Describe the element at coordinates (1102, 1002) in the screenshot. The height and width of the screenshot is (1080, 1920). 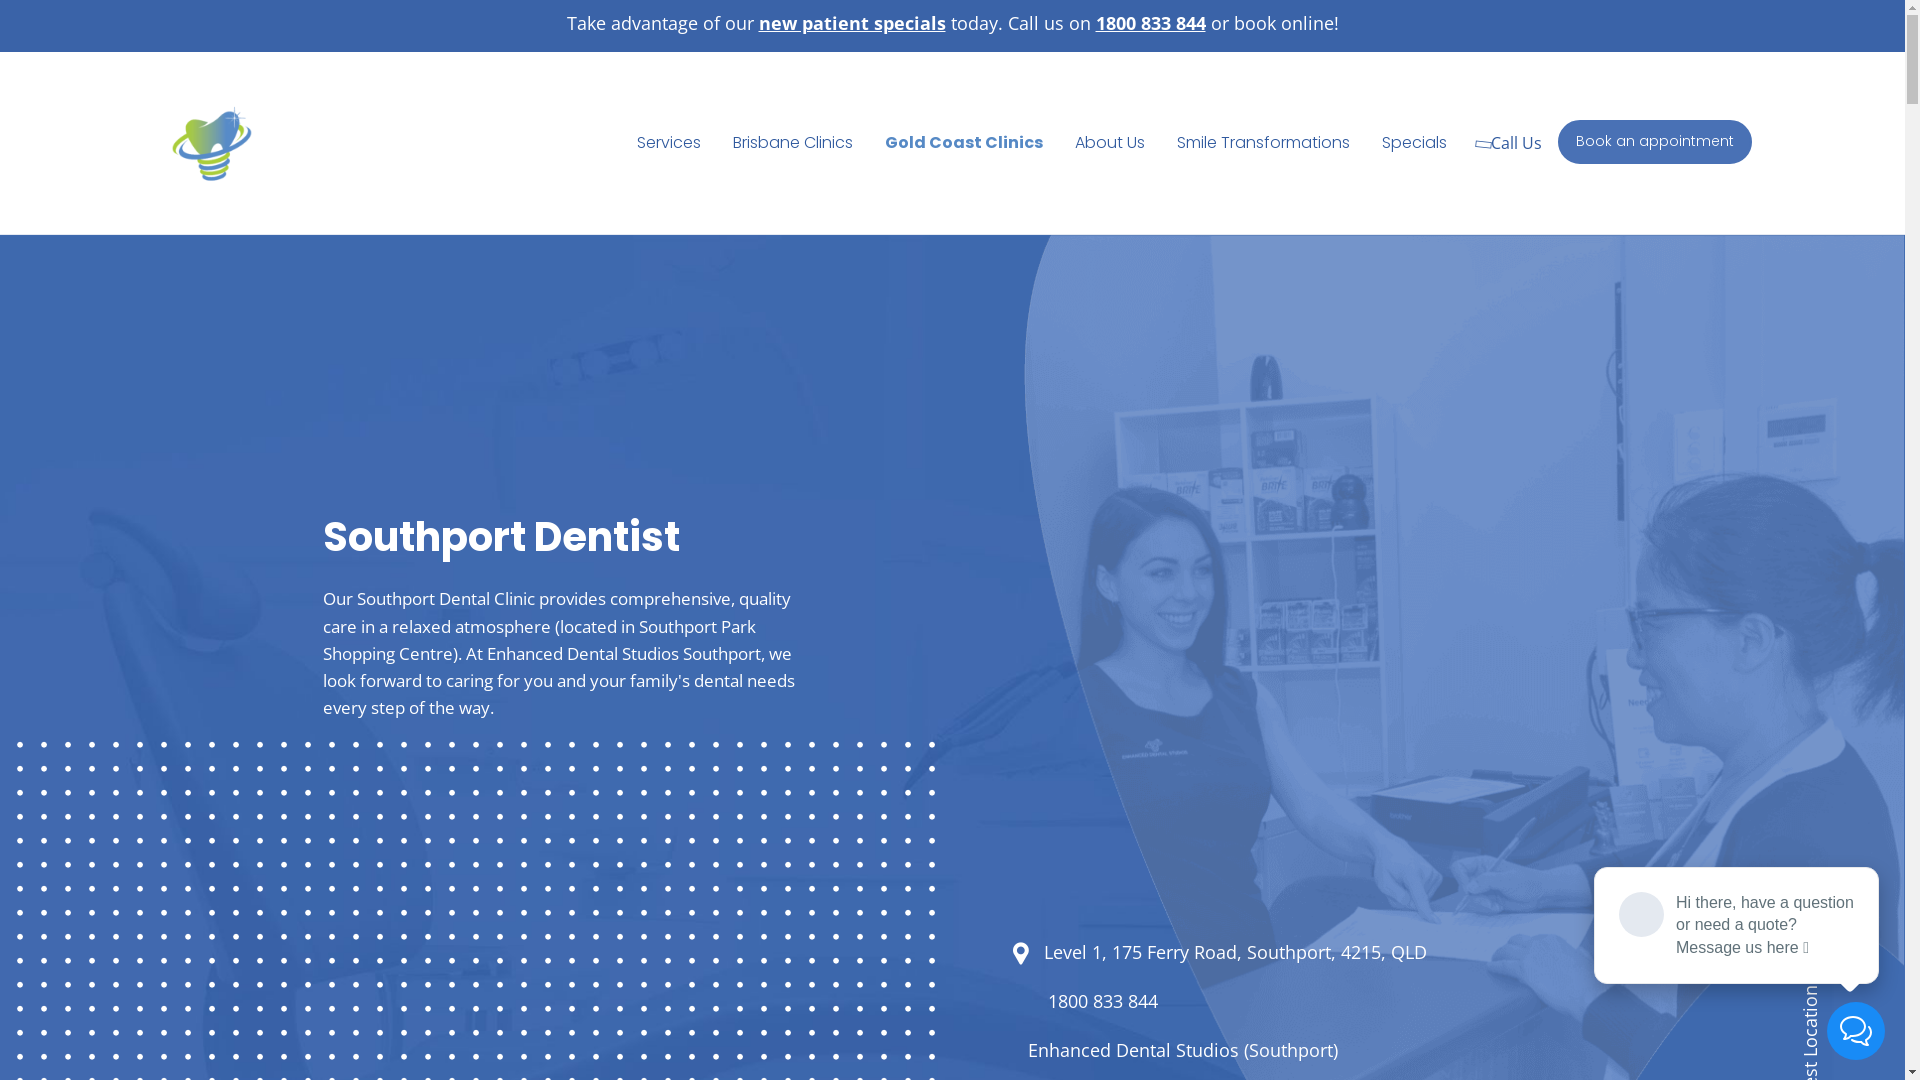
I see `'1800 833 844'` at that location.